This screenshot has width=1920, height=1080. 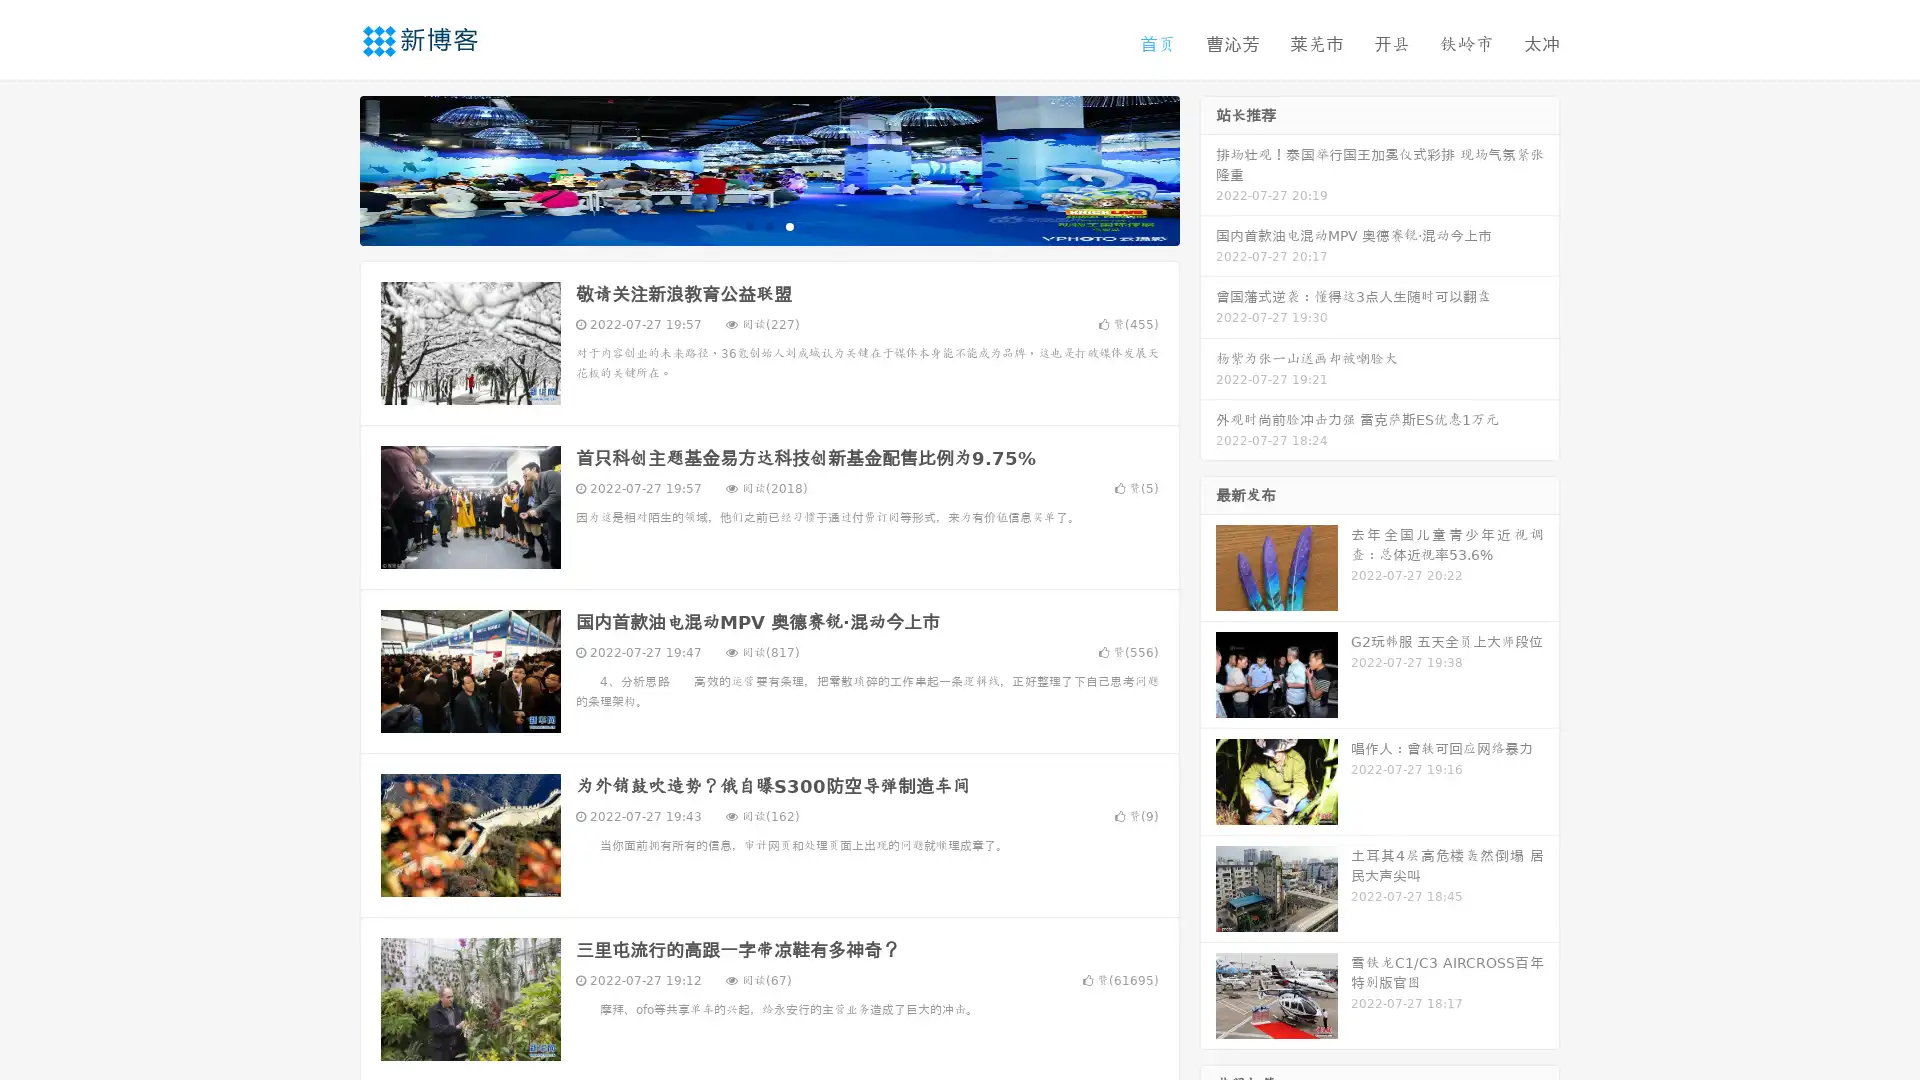 I want to click on Go to slide 1, so click(x=748, y=225).